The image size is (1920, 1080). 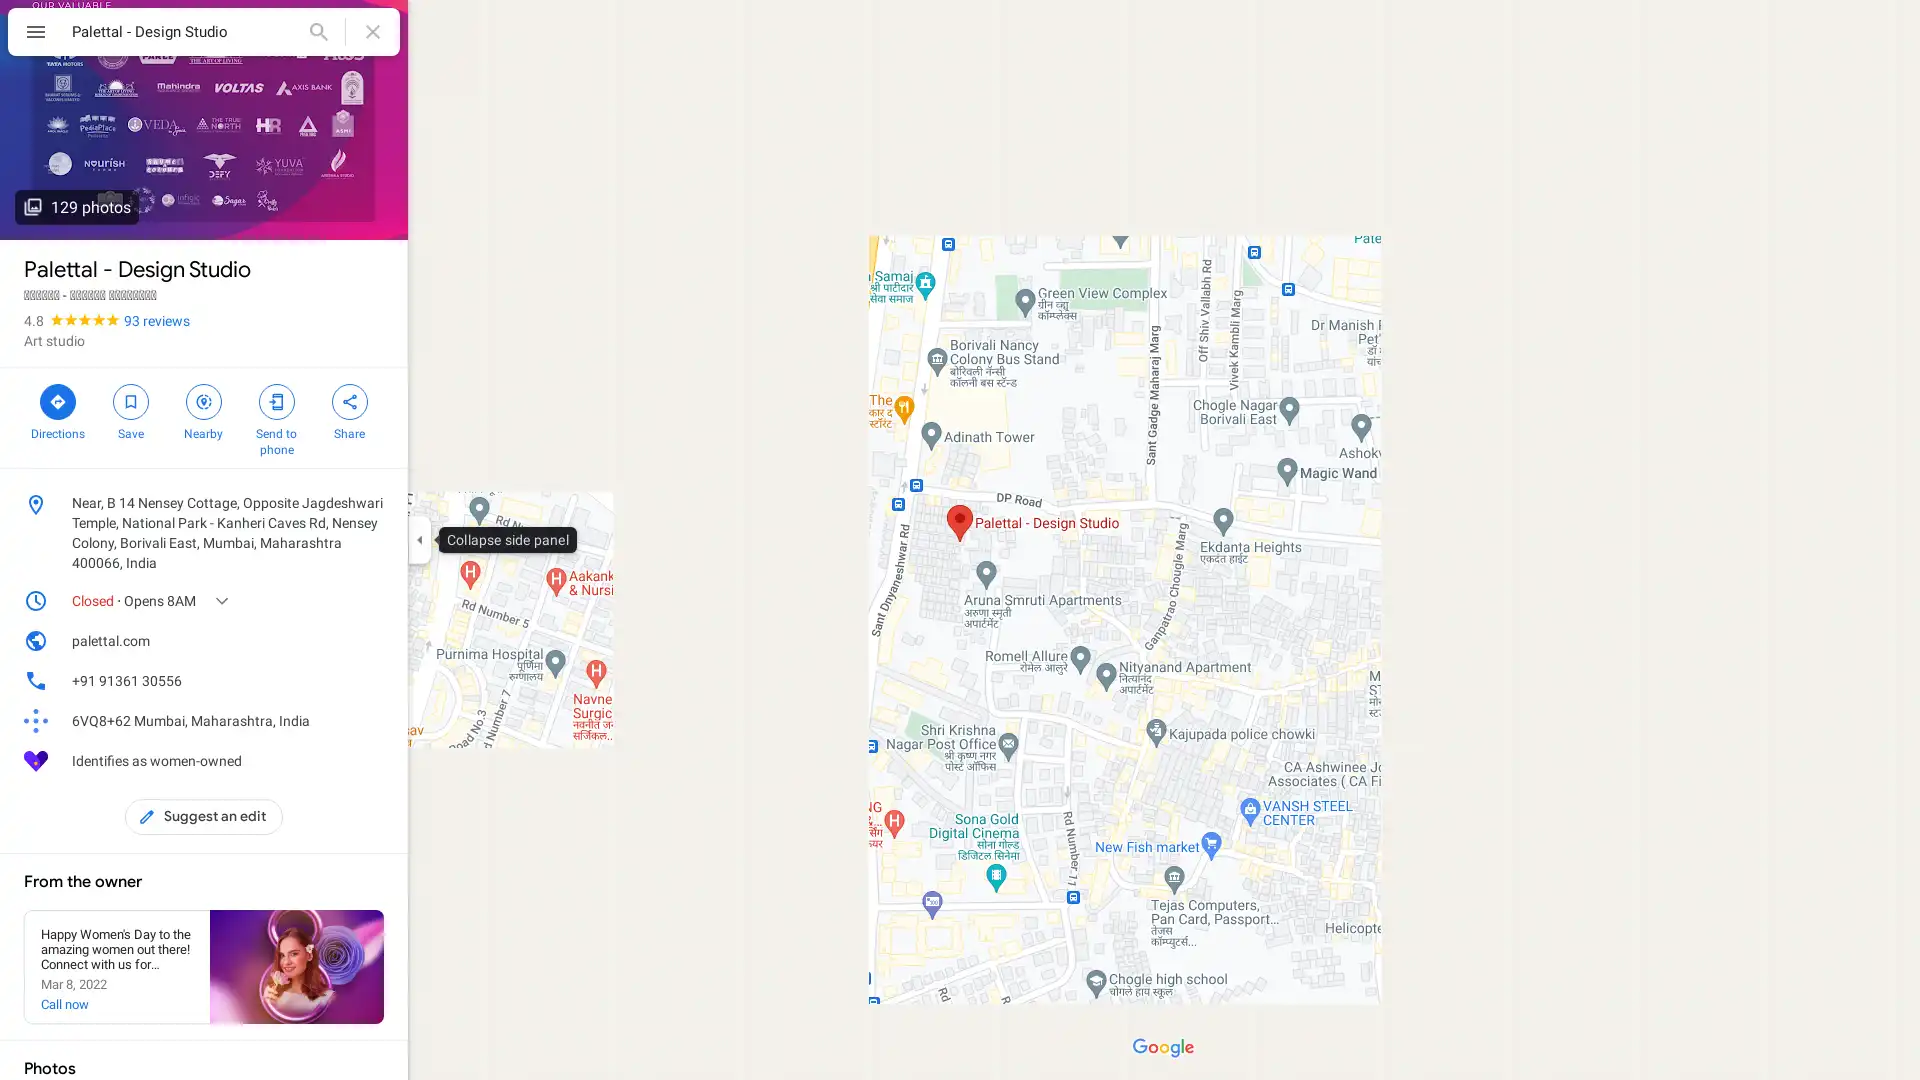 I want to click on Suggest an edit, so click(x=204, y=817).